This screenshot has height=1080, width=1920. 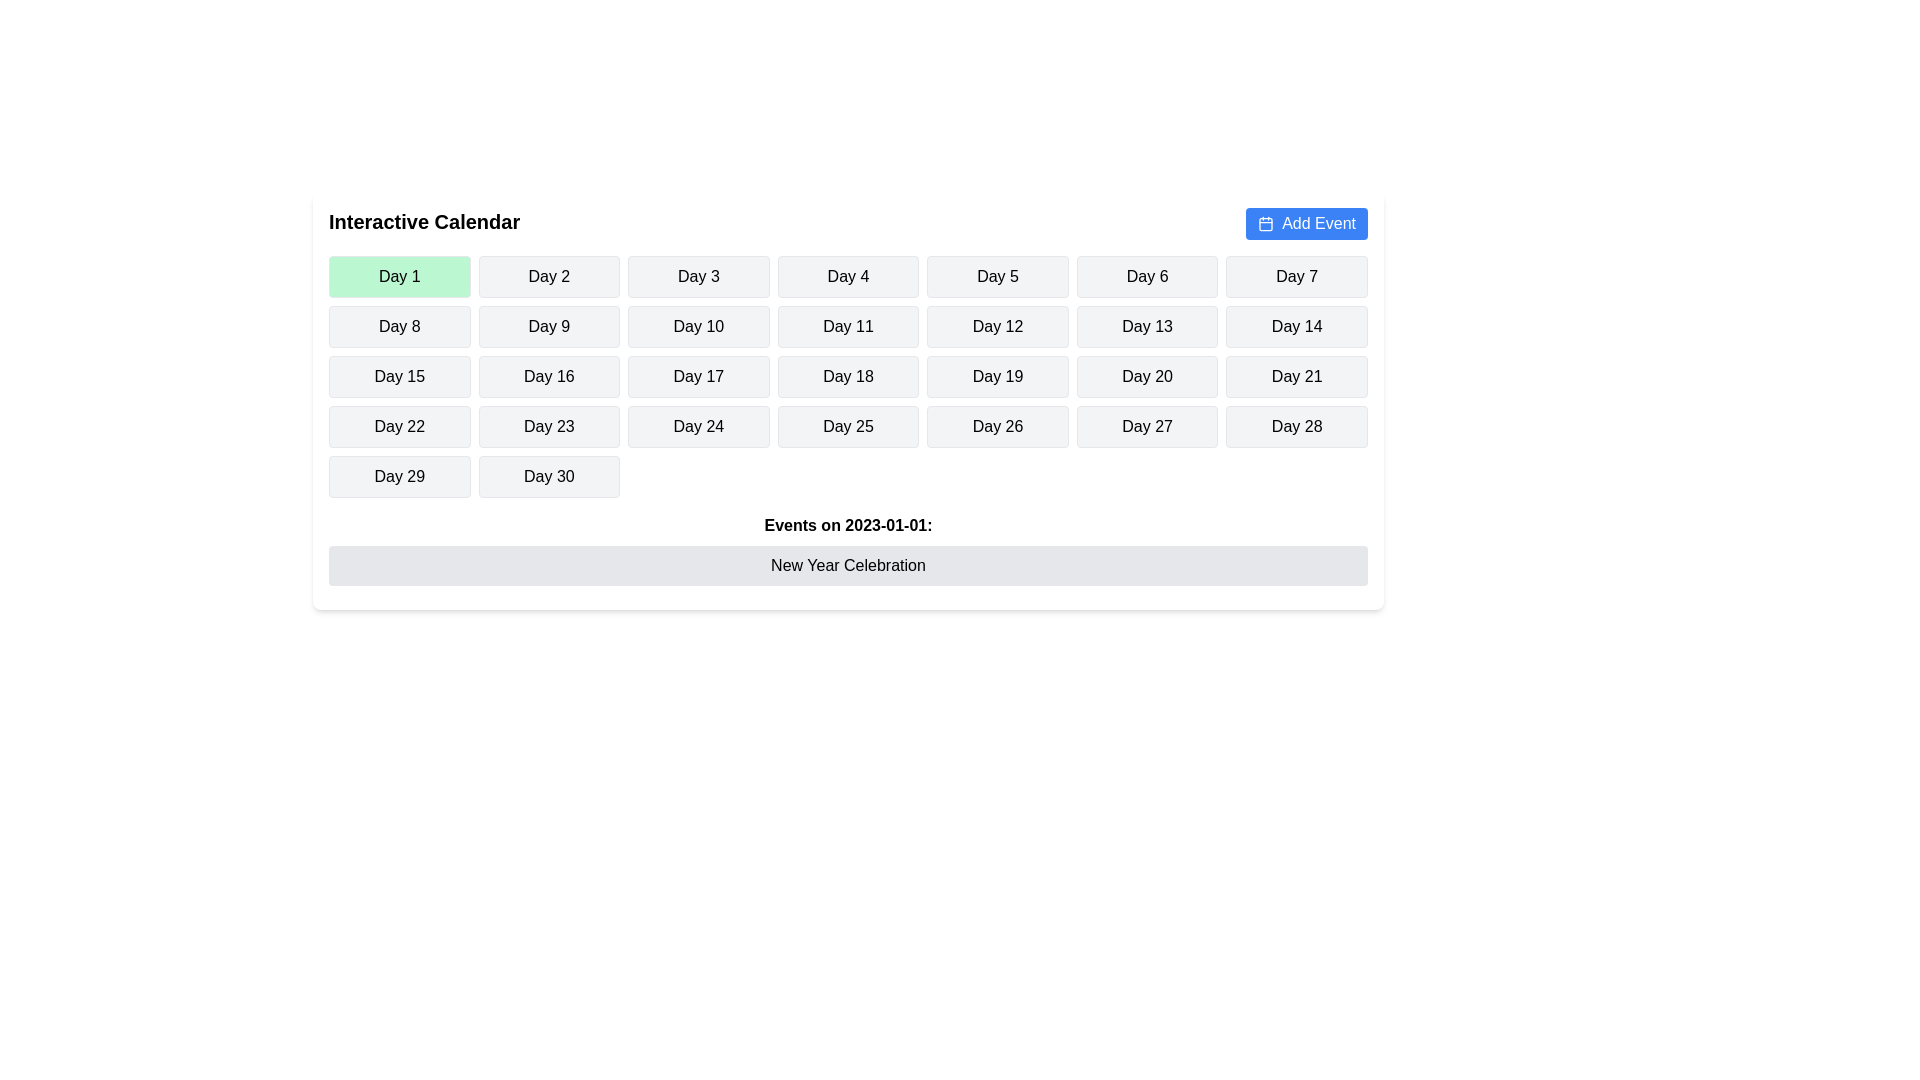 I want to click on the button representing the 29th day in the interactive calendar, so click(x=399, y=477).